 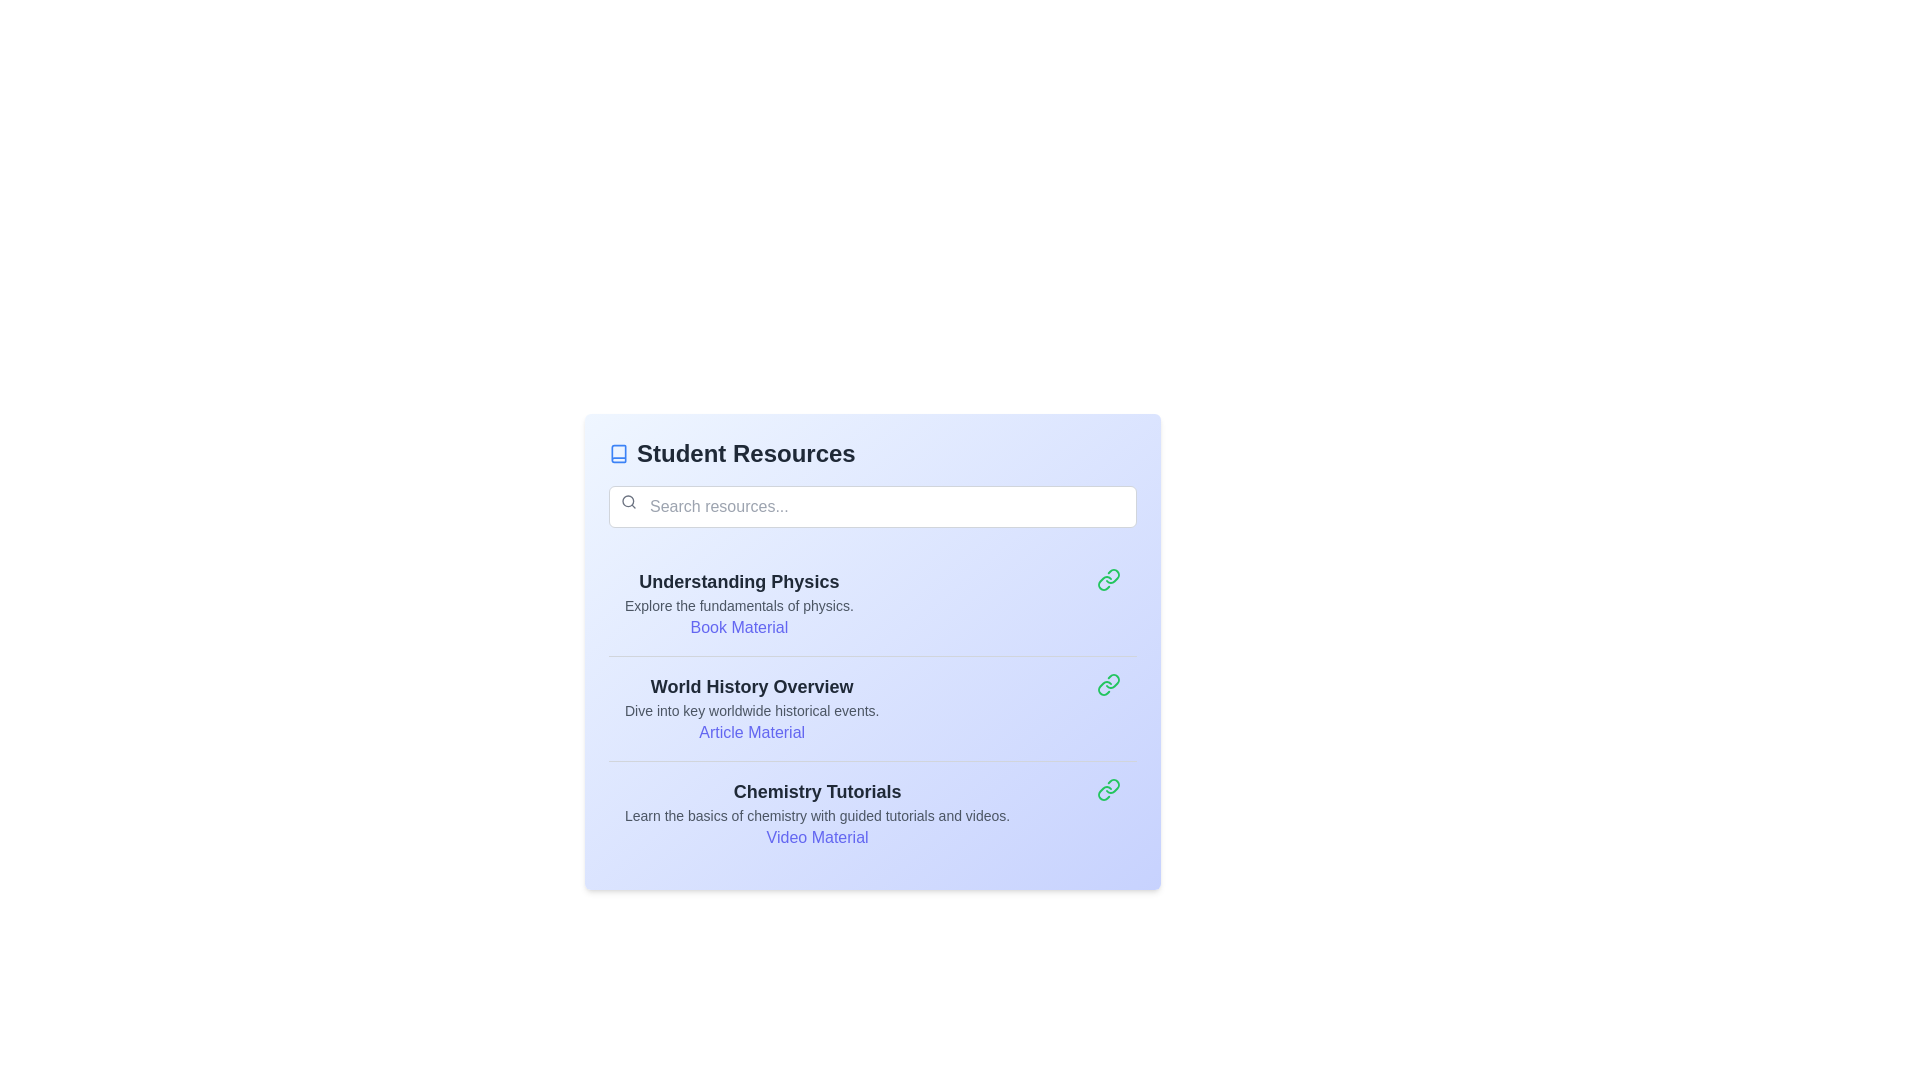 I want to click on link icon beside the resource titled 'Understanding Physics', so click(x=1107, y=579).